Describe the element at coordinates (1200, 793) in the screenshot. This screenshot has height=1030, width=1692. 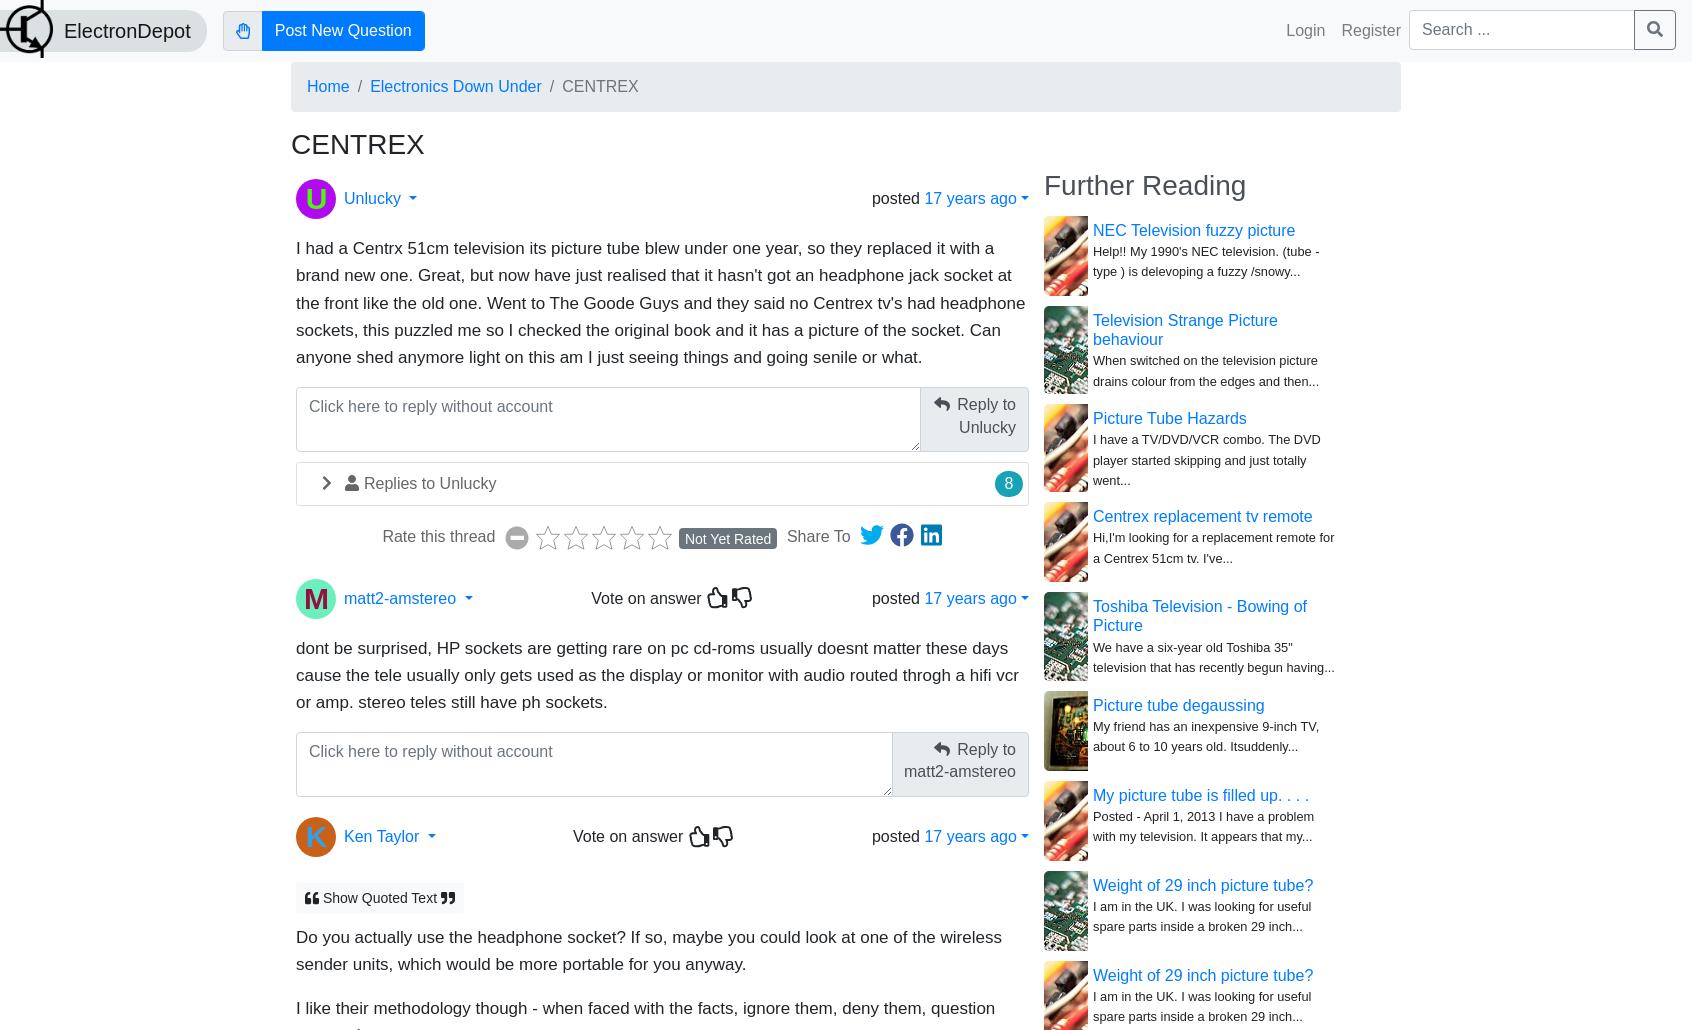
I see `'My picture tube is filled up. . . .'` at that location.